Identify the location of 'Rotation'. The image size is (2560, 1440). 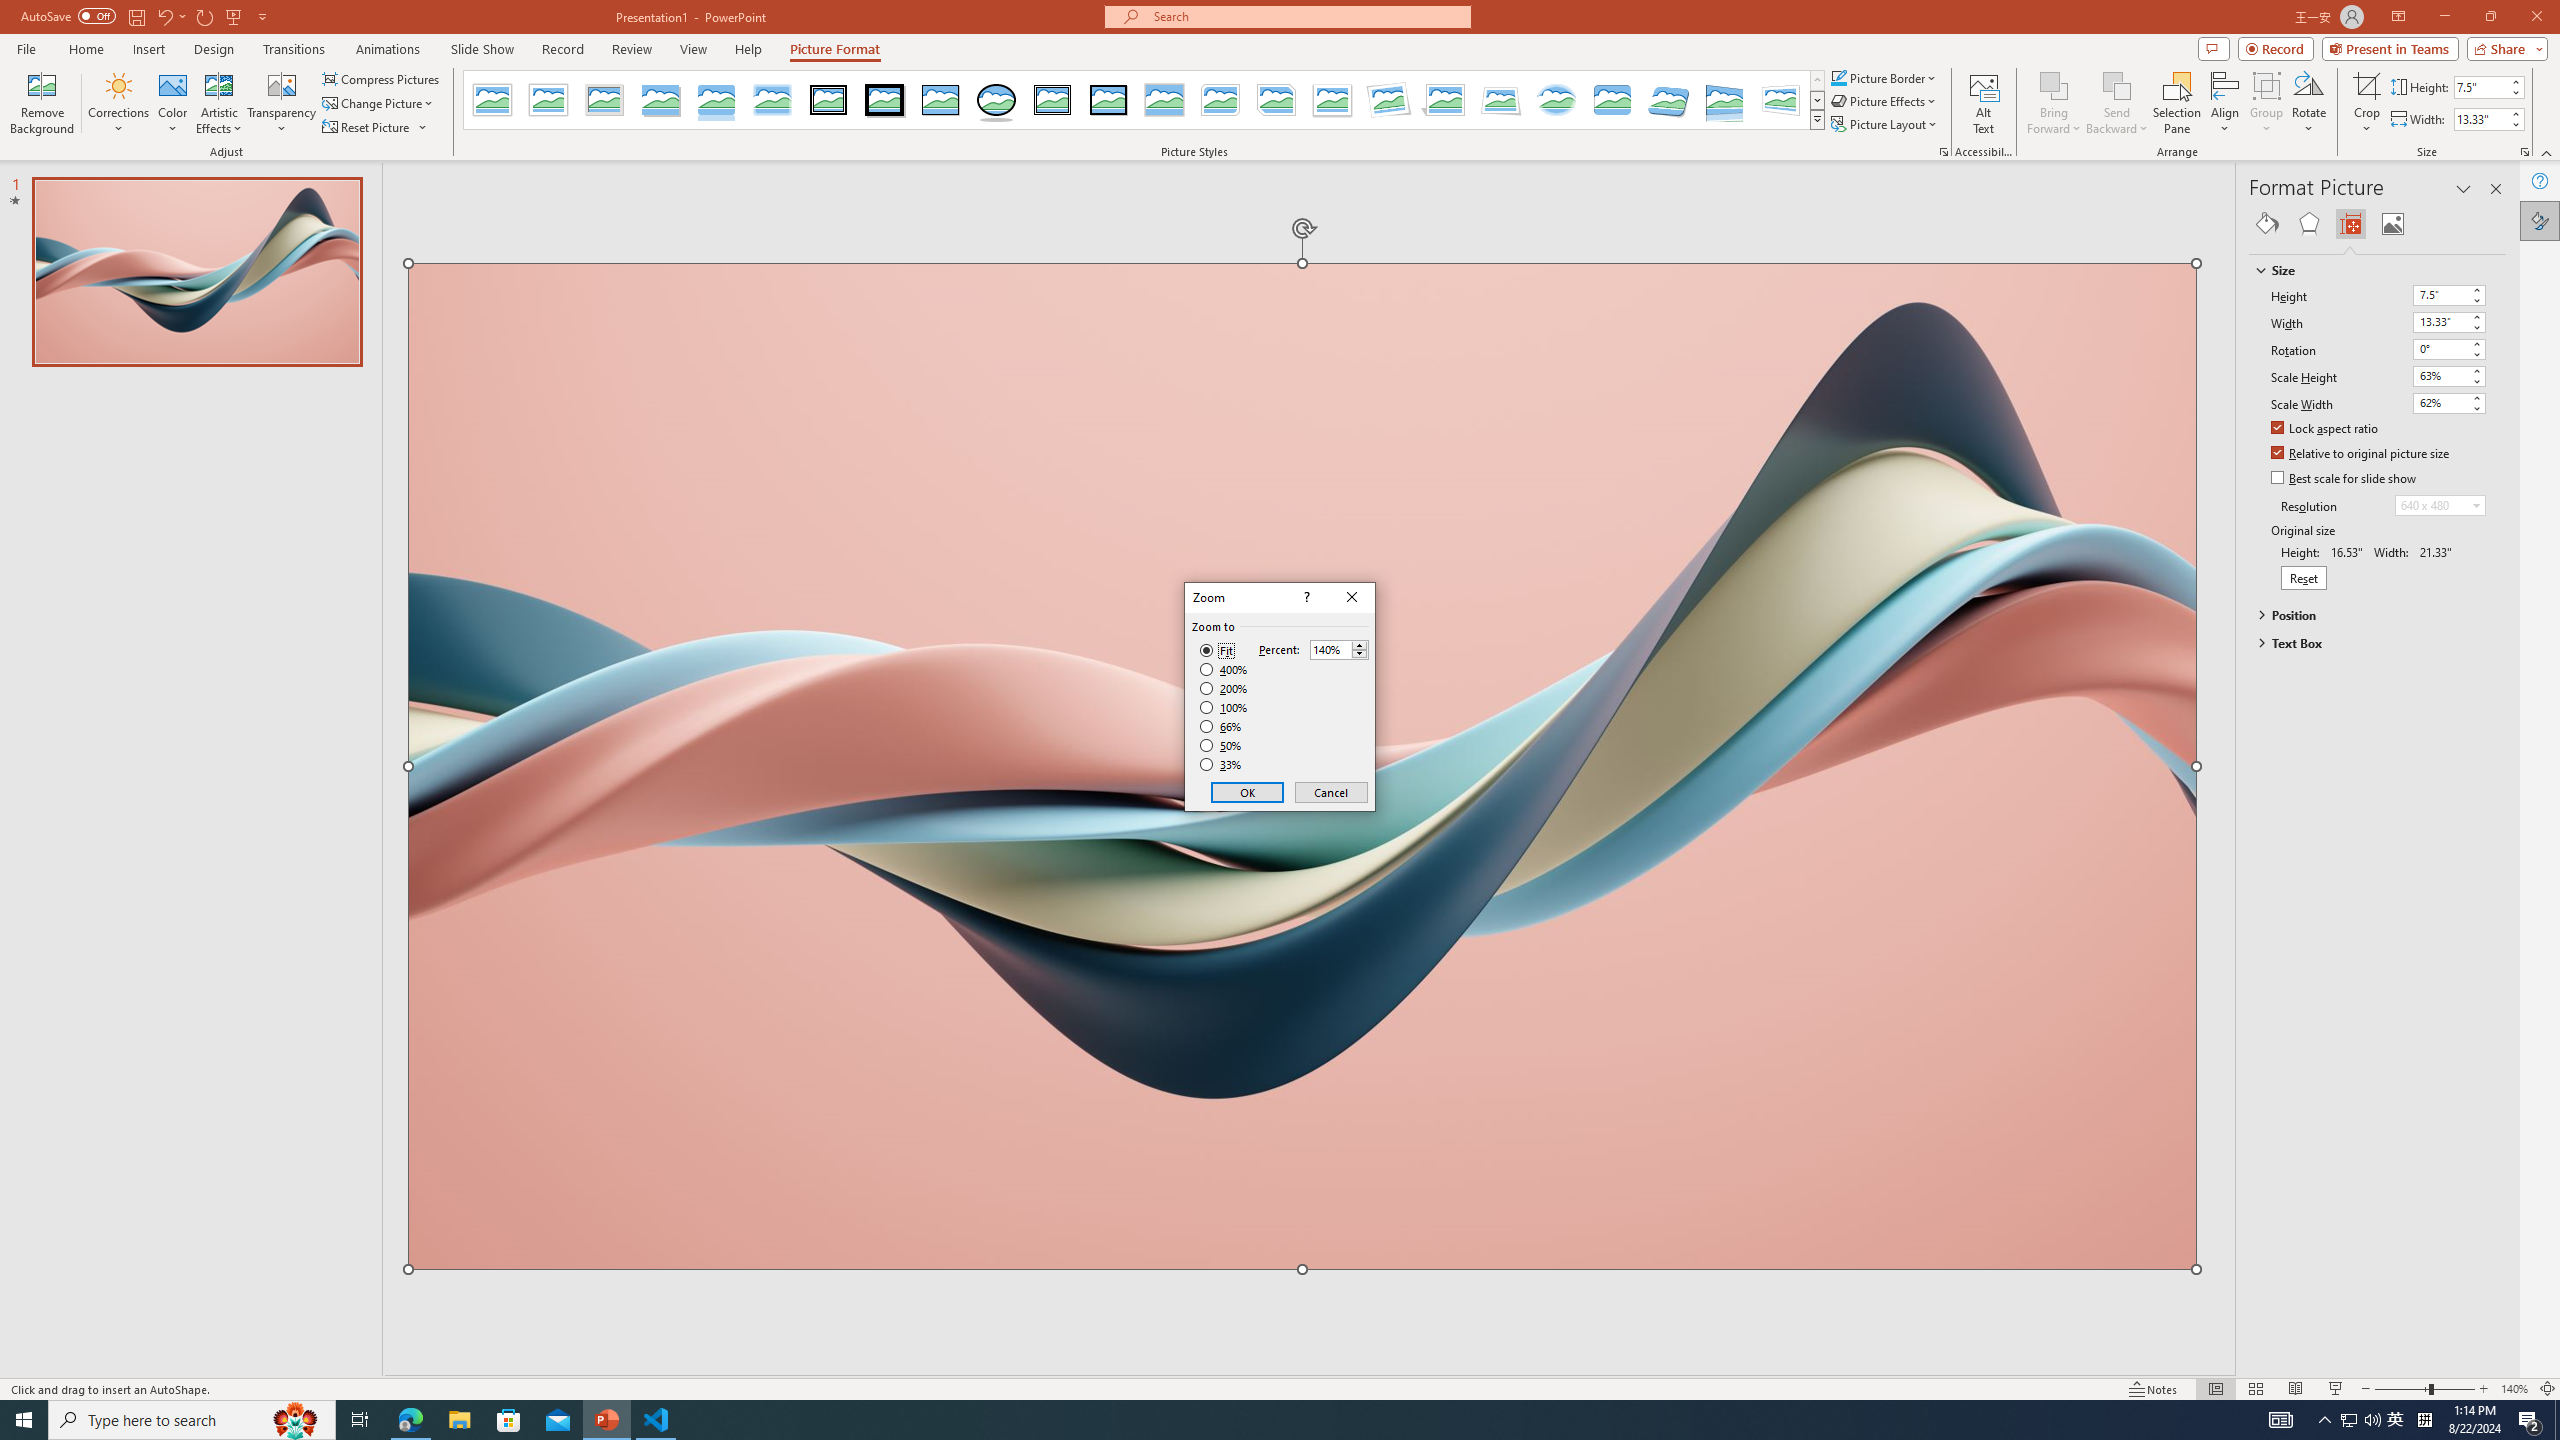
(2449, 348).